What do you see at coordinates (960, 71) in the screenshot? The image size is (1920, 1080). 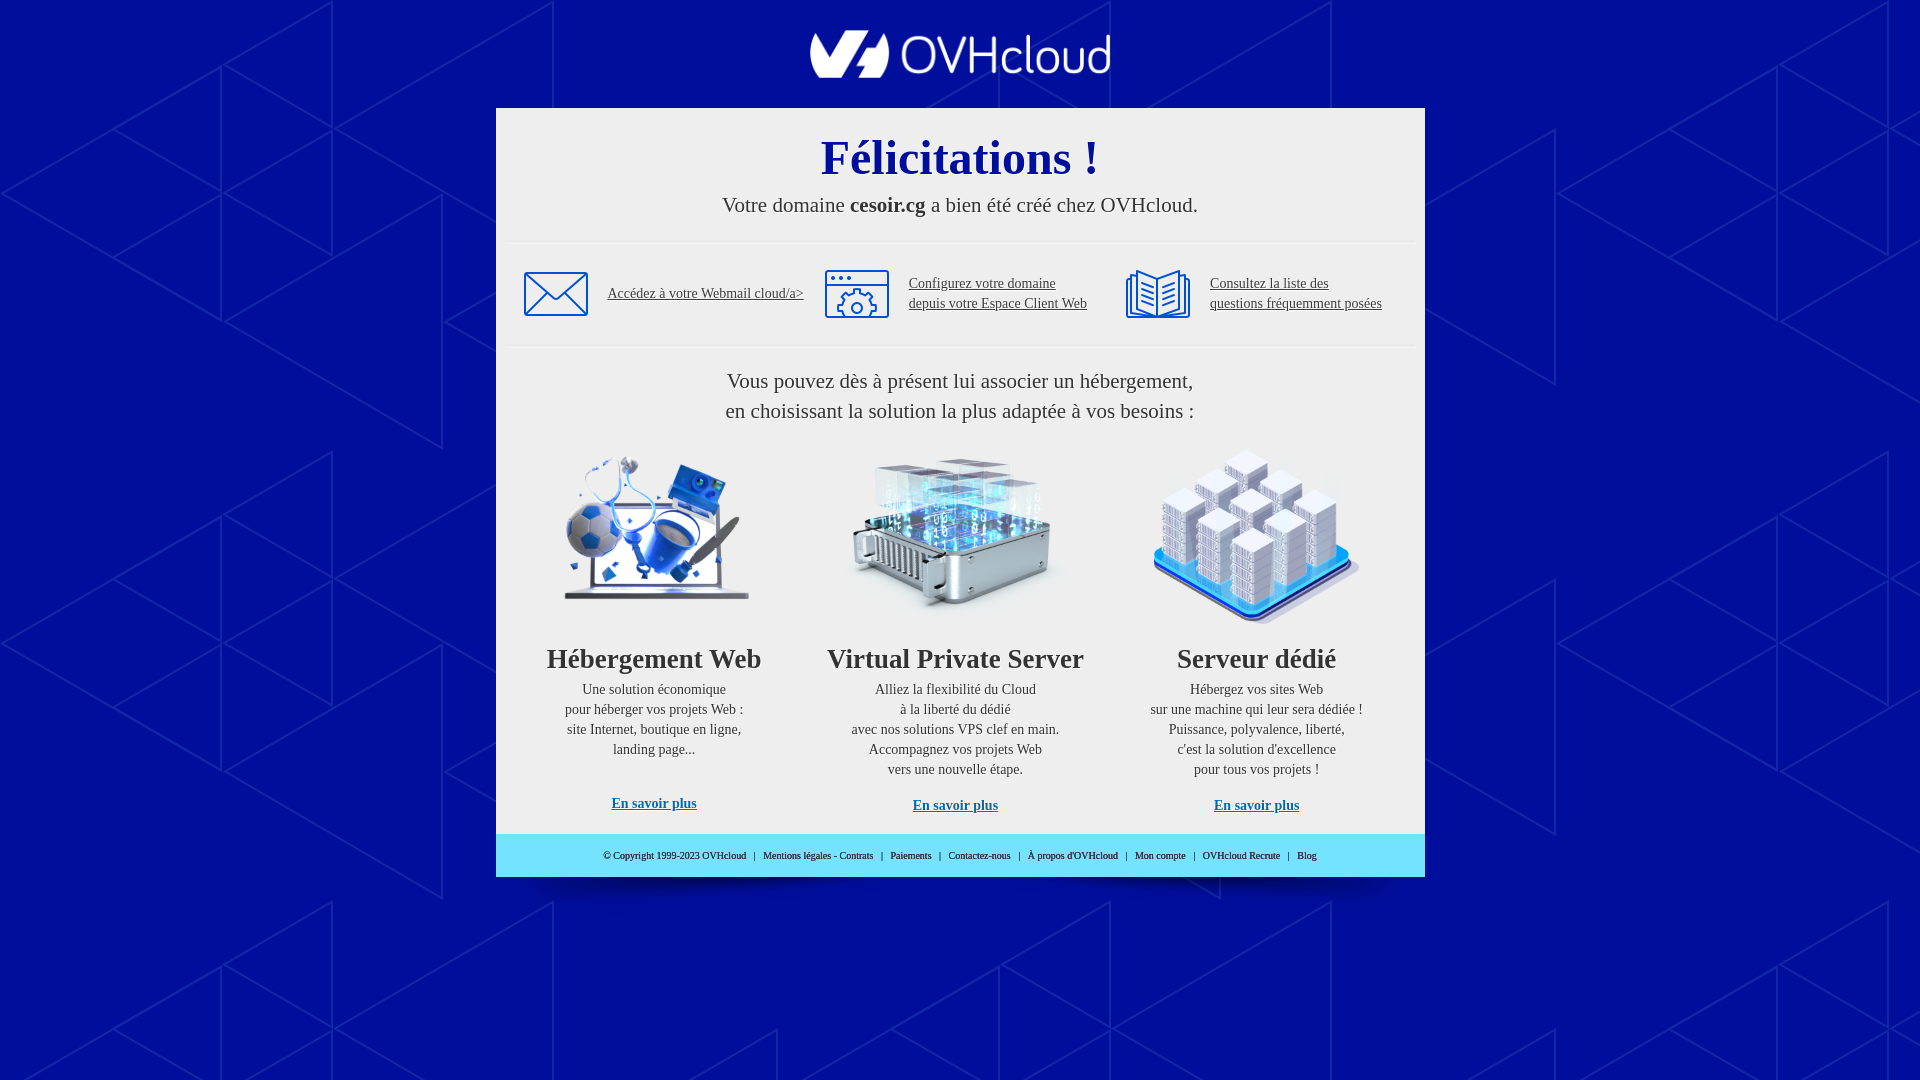 I see `'OVHcloud'` at bounding box center [960, 71].